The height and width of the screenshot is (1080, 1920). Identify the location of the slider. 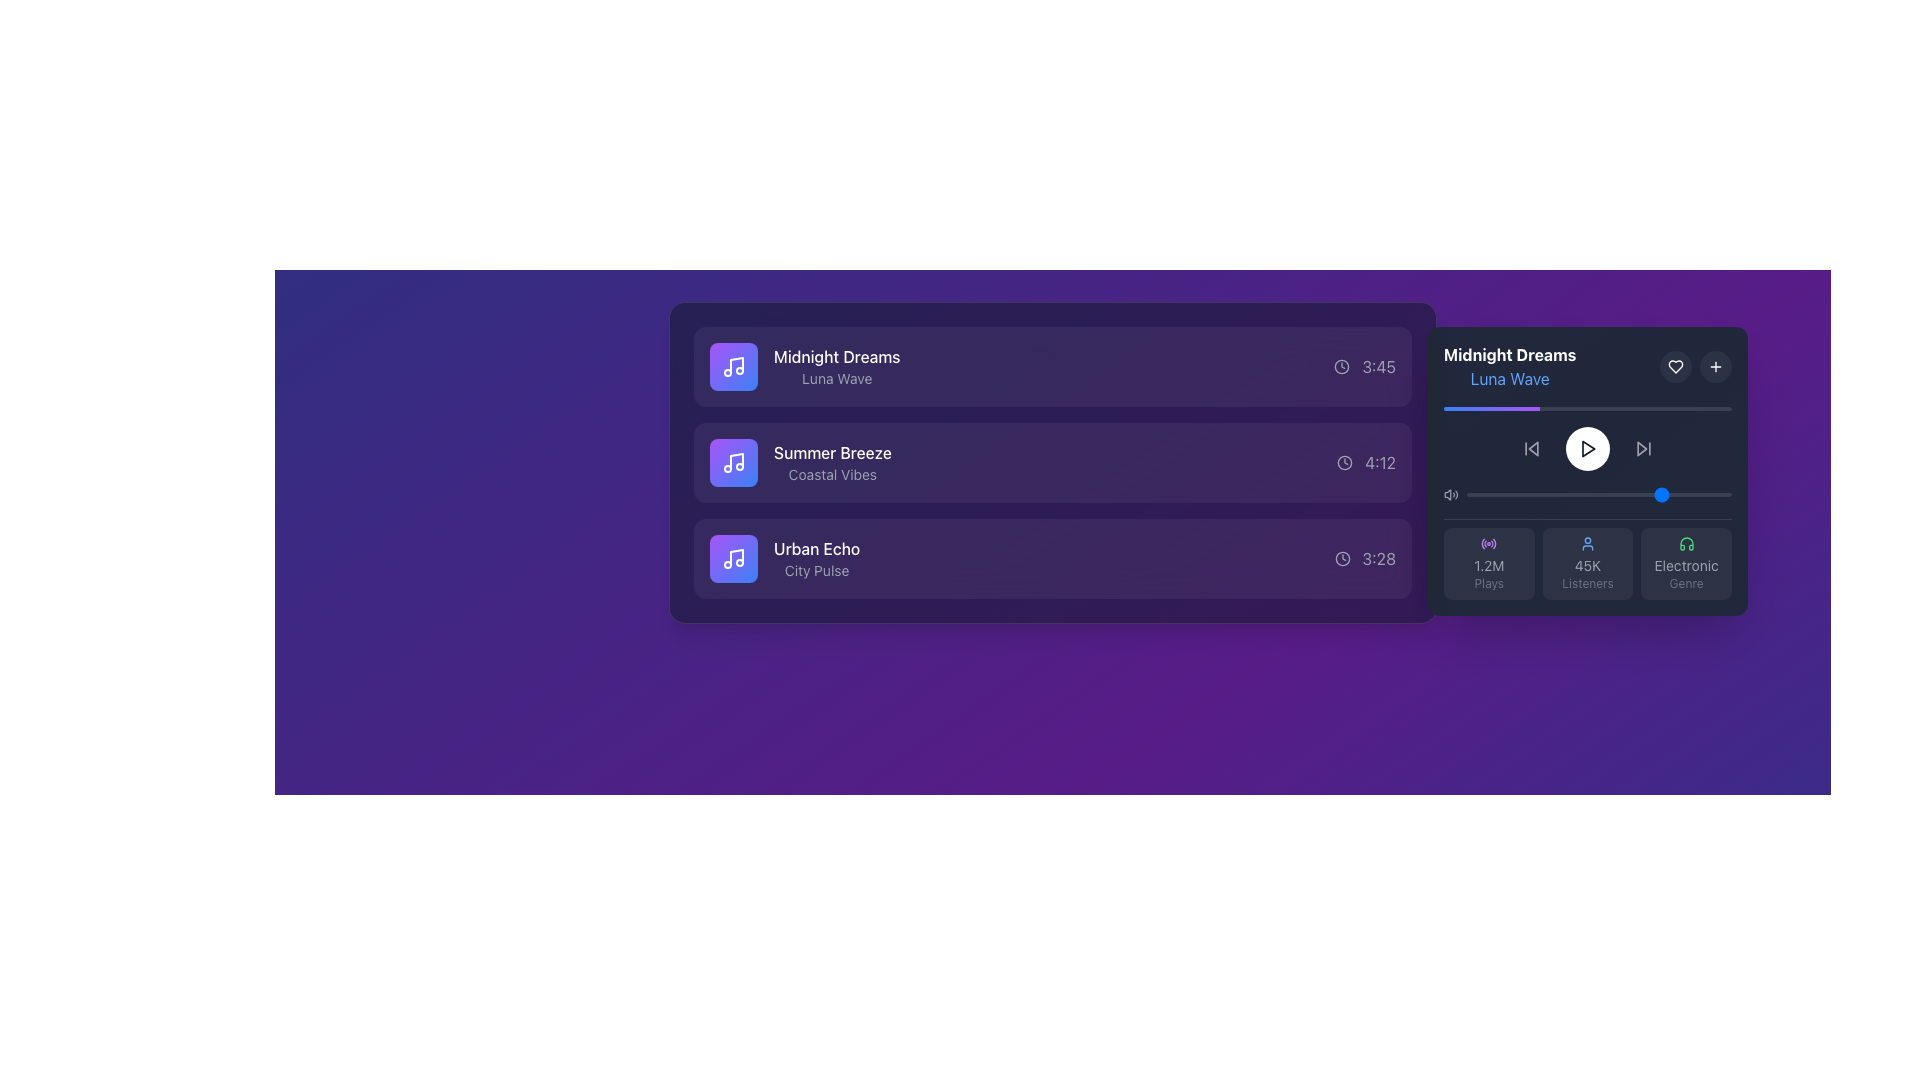
(1604, 494).